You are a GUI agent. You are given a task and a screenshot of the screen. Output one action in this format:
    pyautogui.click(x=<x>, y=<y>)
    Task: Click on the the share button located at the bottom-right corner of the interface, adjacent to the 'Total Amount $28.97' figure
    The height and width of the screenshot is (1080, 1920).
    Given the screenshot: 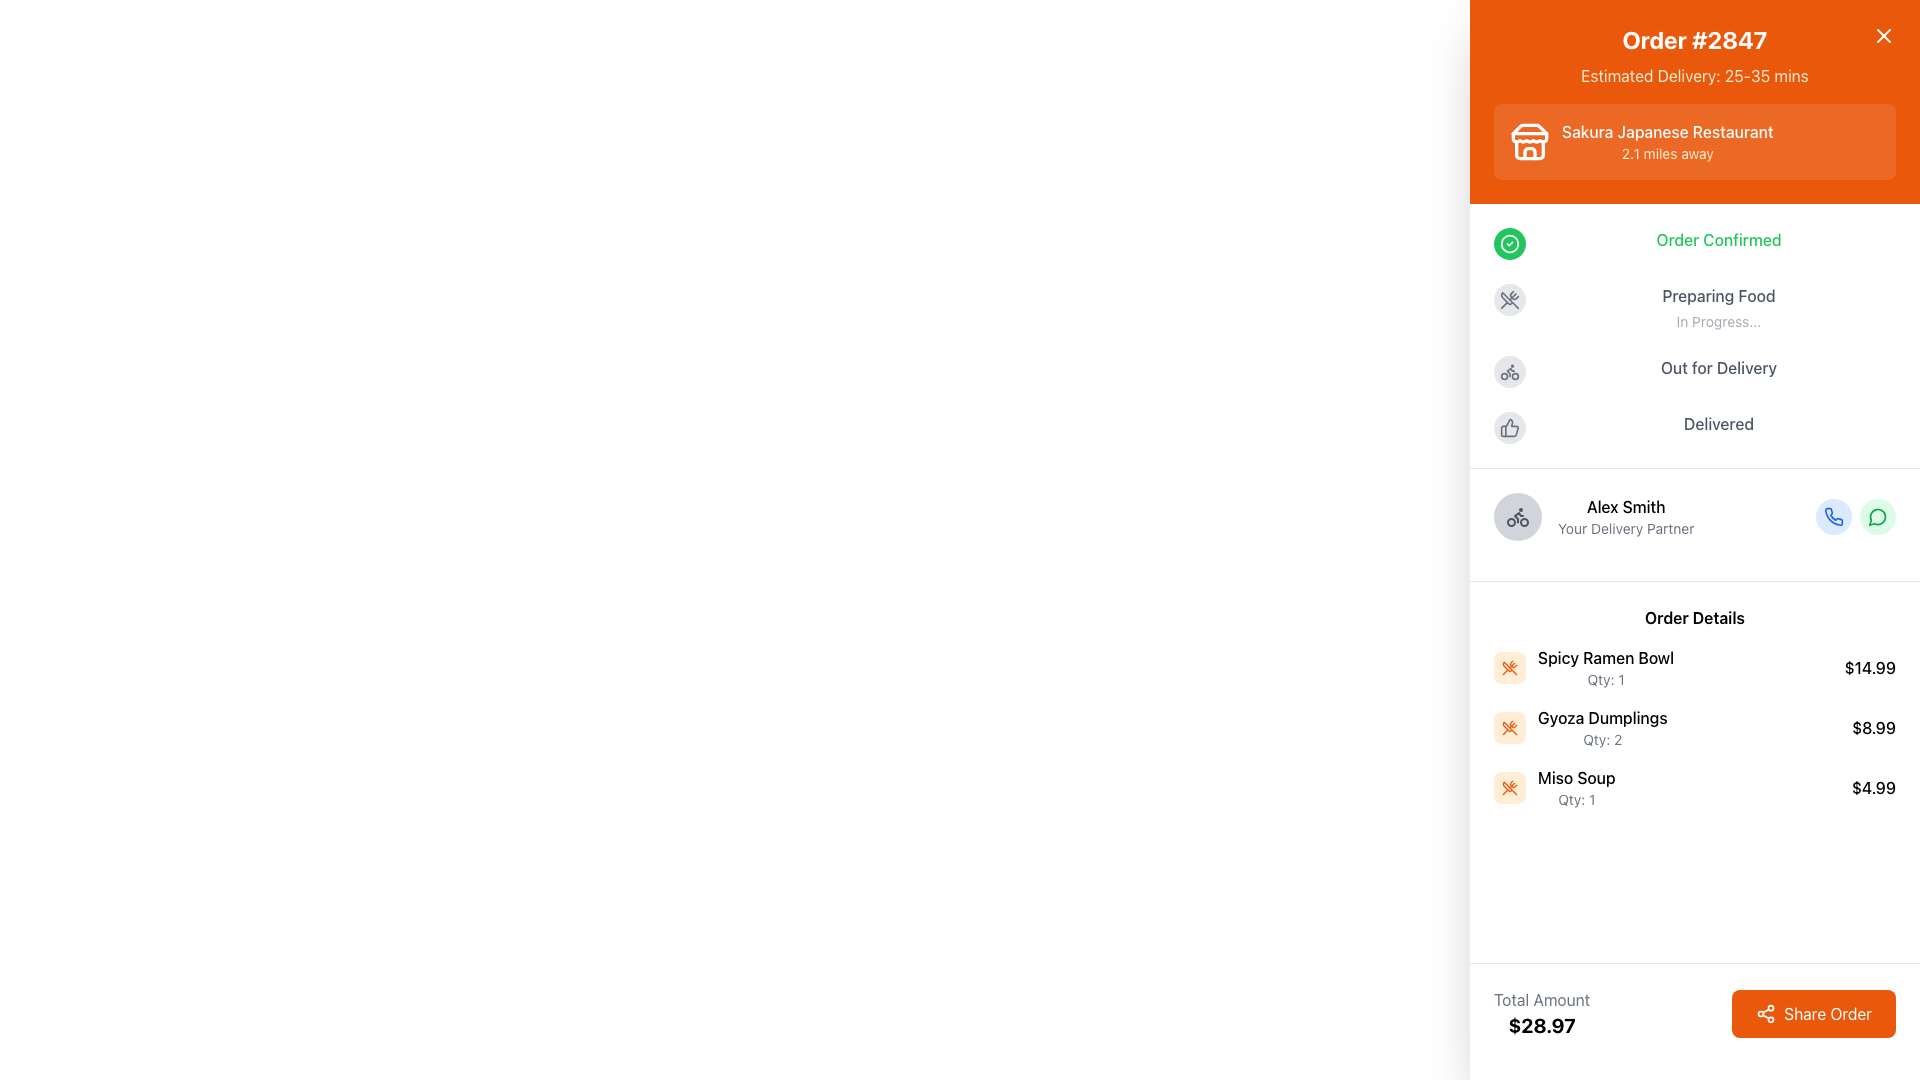 What is the action you would take?
    pyautogui.click(x=1814, y=1014)
    